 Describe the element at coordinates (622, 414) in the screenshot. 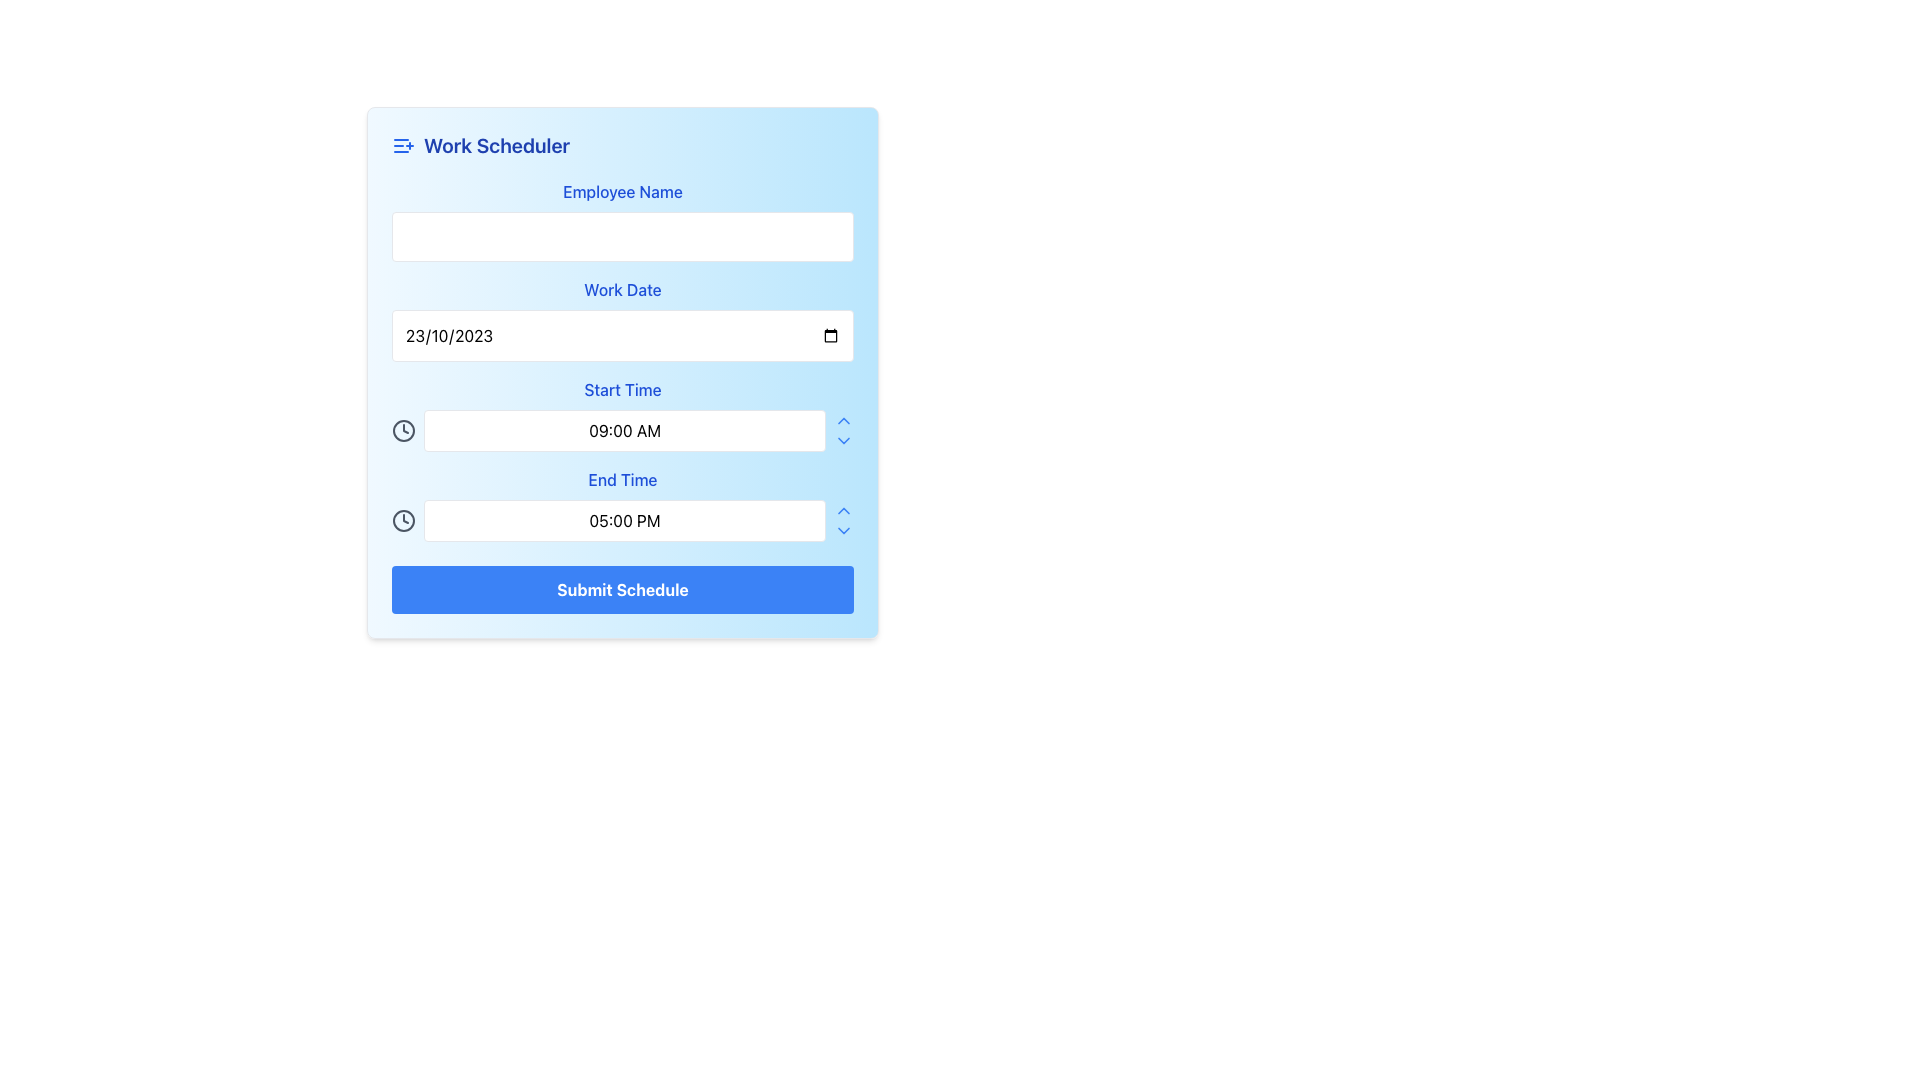

I see `the Dropdown Time Picker in the 'Work Scheduler' form and interact with the keyboard to shift the time value` at that location.